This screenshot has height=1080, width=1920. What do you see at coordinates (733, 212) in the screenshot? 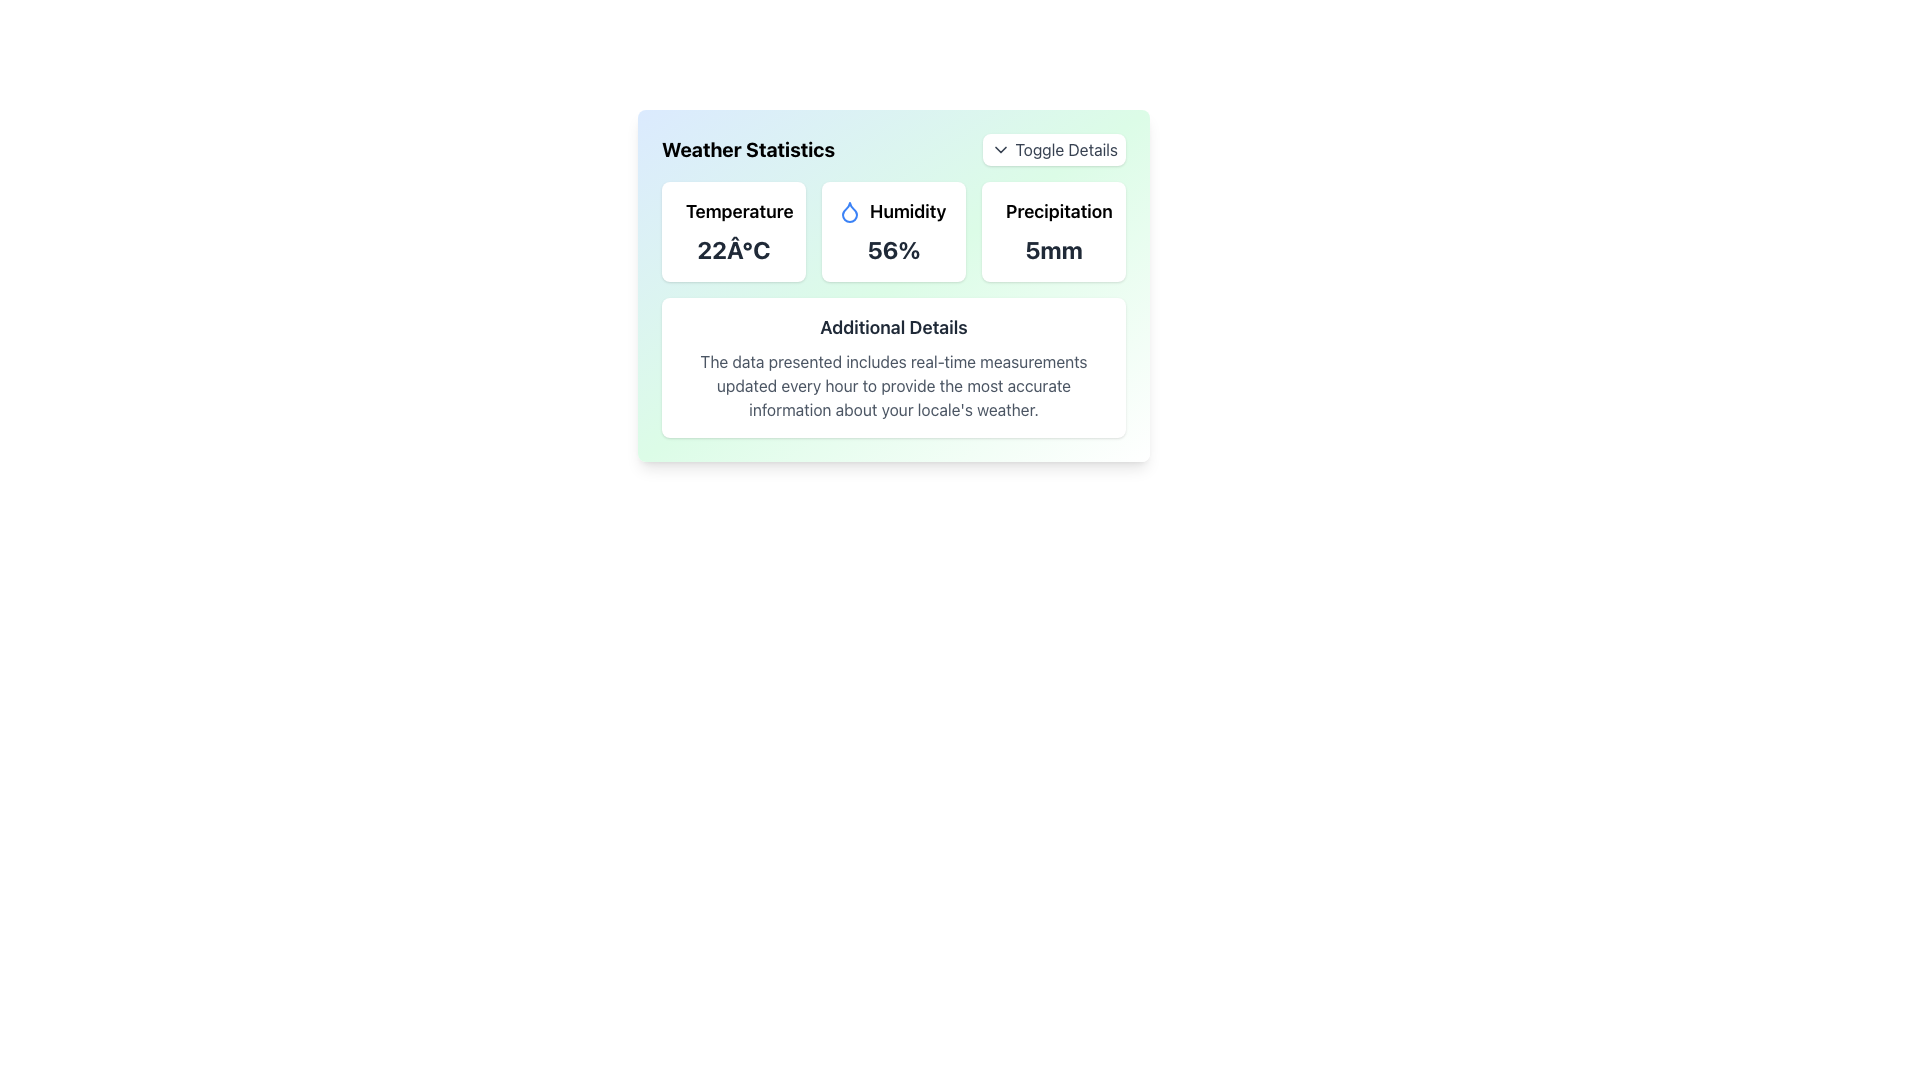
I see `the 'Temperature' label which displays the word 'Temperature' in bold font, accompanied by an orange sun icon, located in the 'Weather Statistics' section above the temperature value '22°C'` at bounding box center [733, 212].